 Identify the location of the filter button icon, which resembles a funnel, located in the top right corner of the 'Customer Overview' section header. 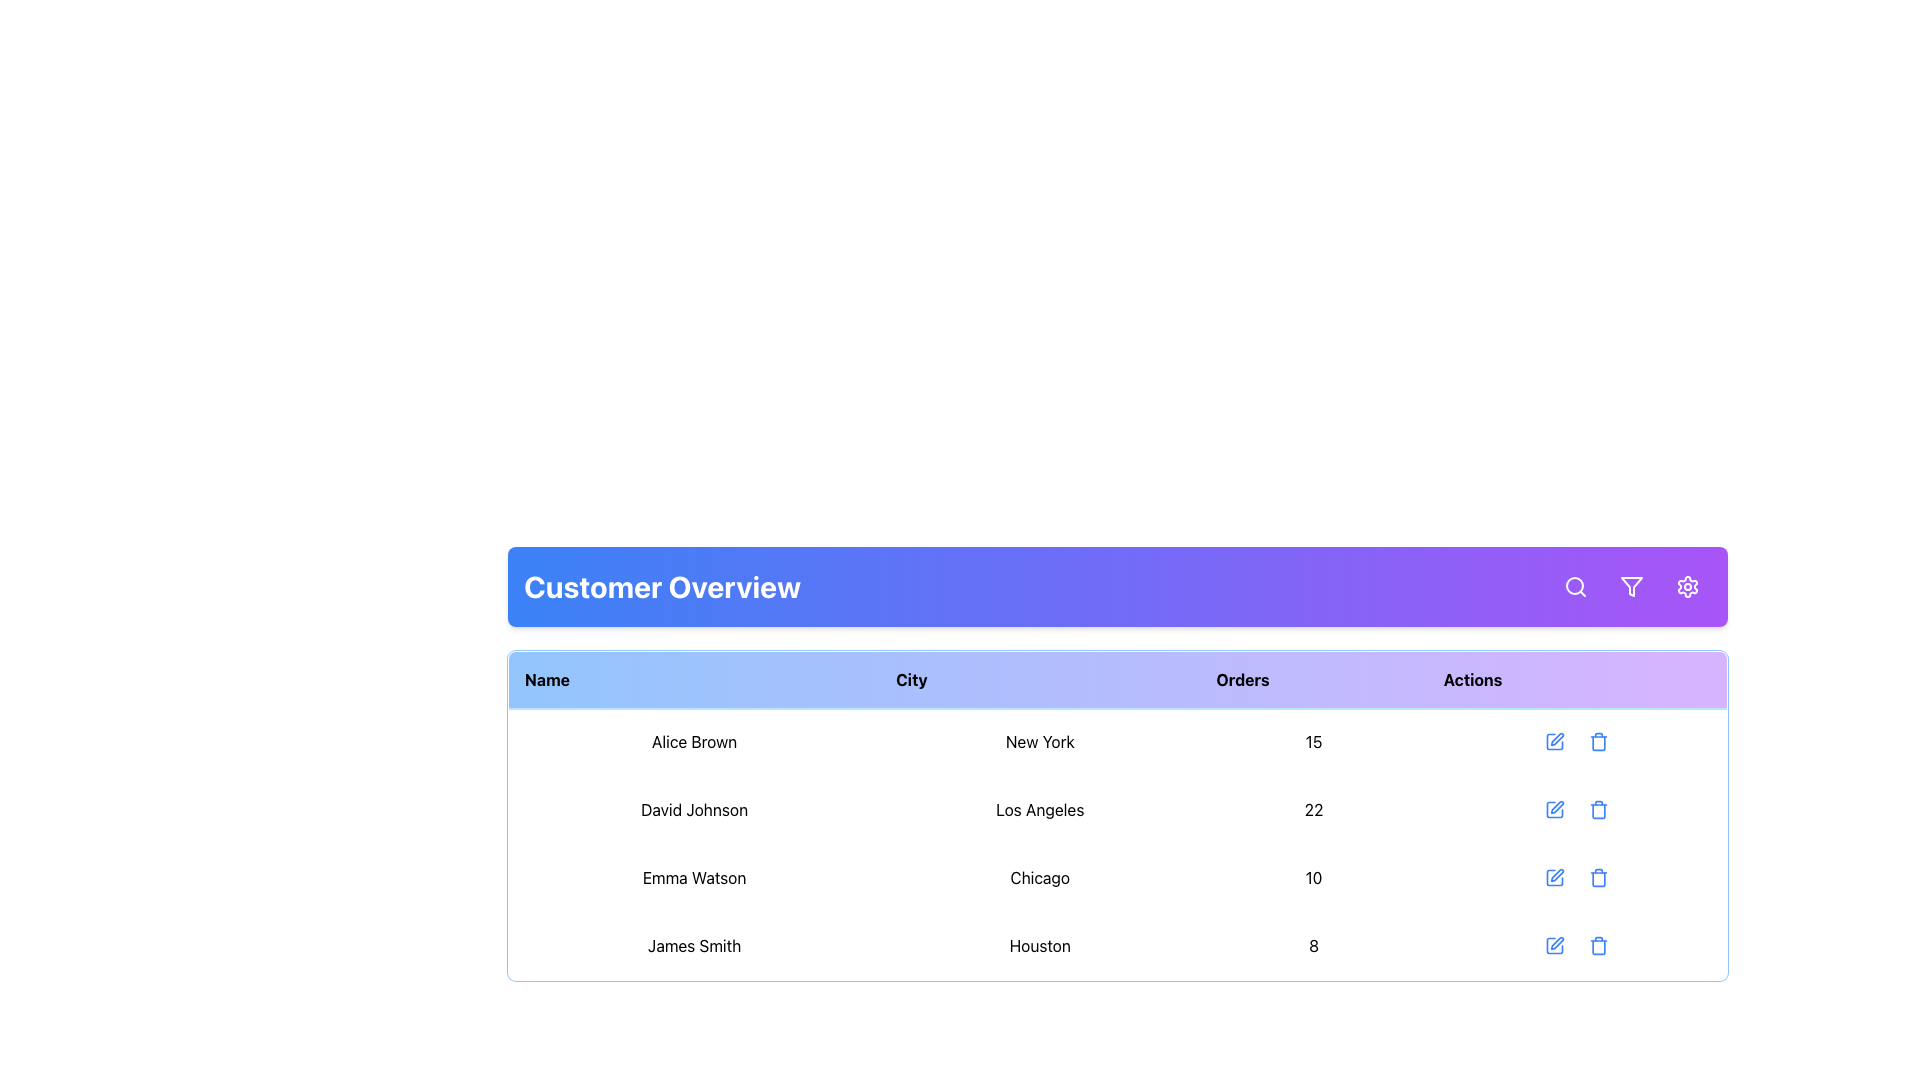
(1632, 585).